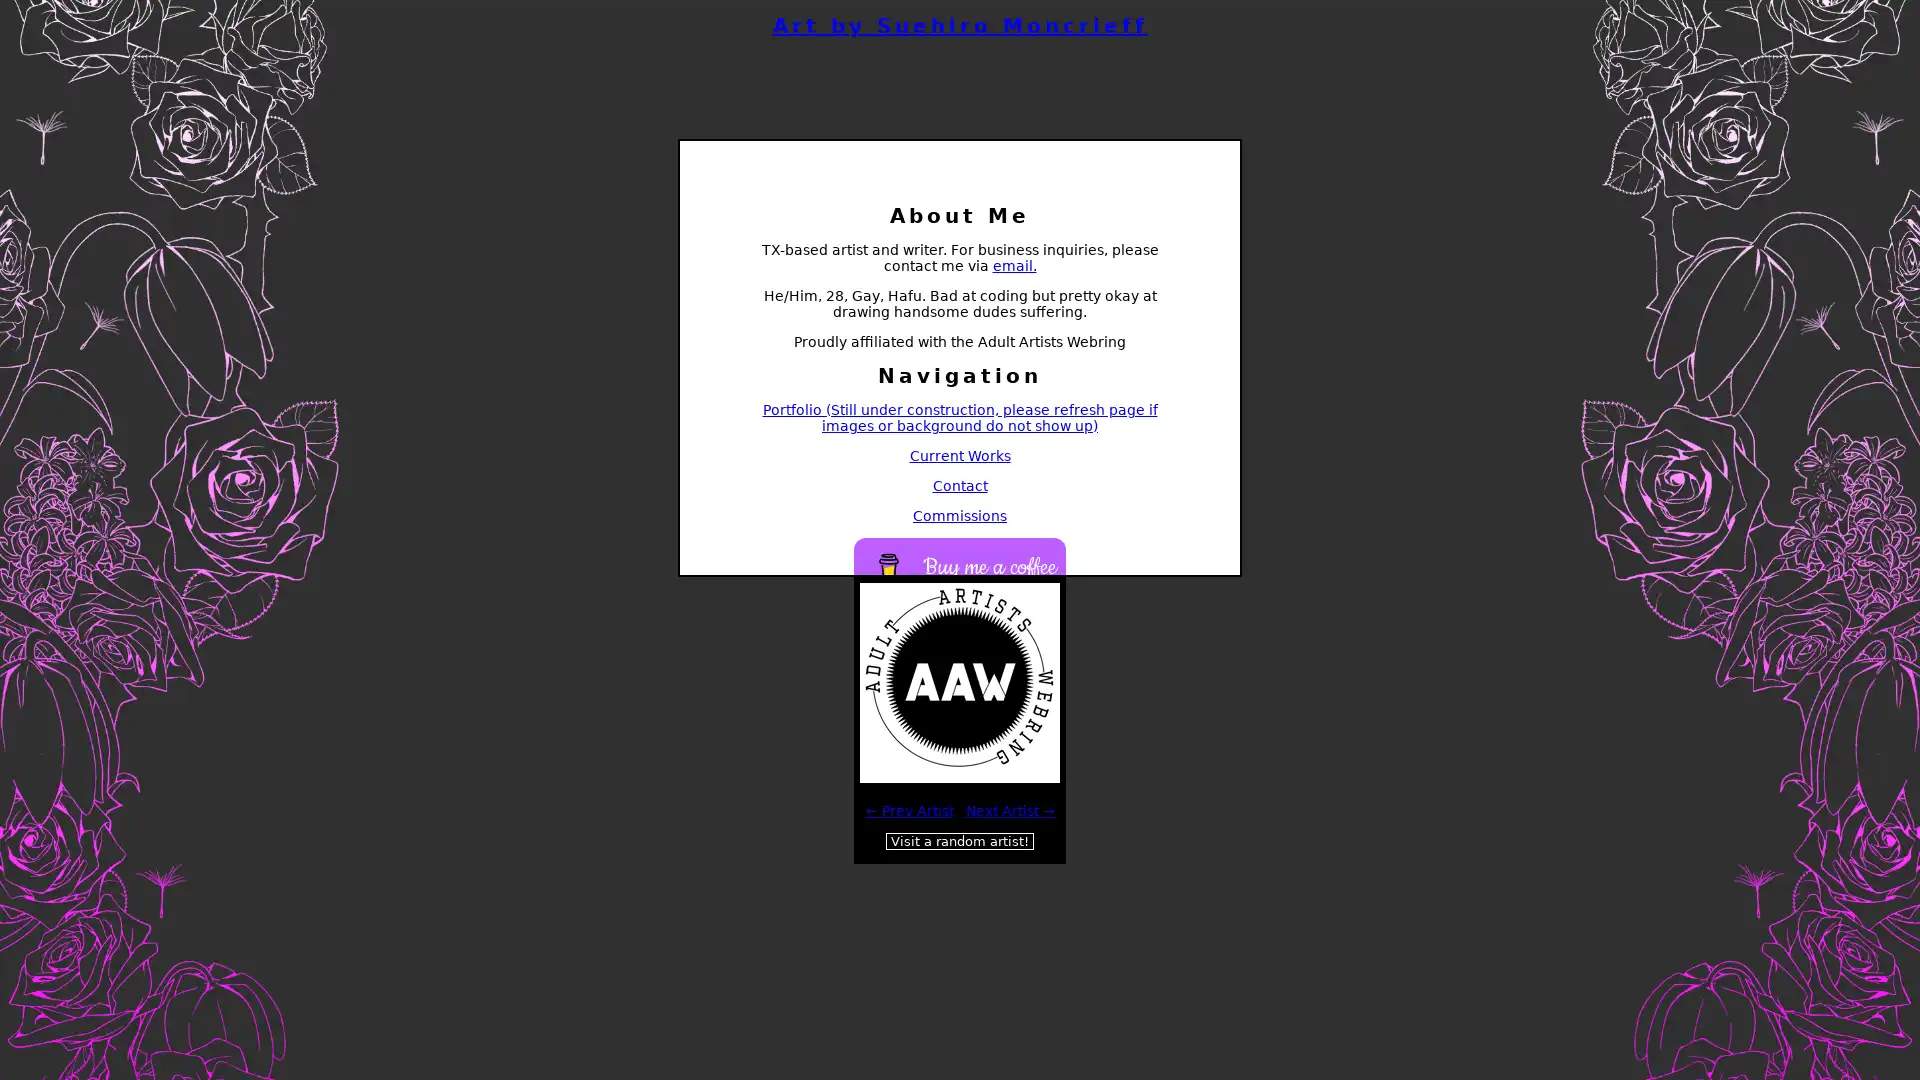 The width and height of the screenshot is (1920, 1080). I want to click on Visit a random artist!, so click(960, 841).